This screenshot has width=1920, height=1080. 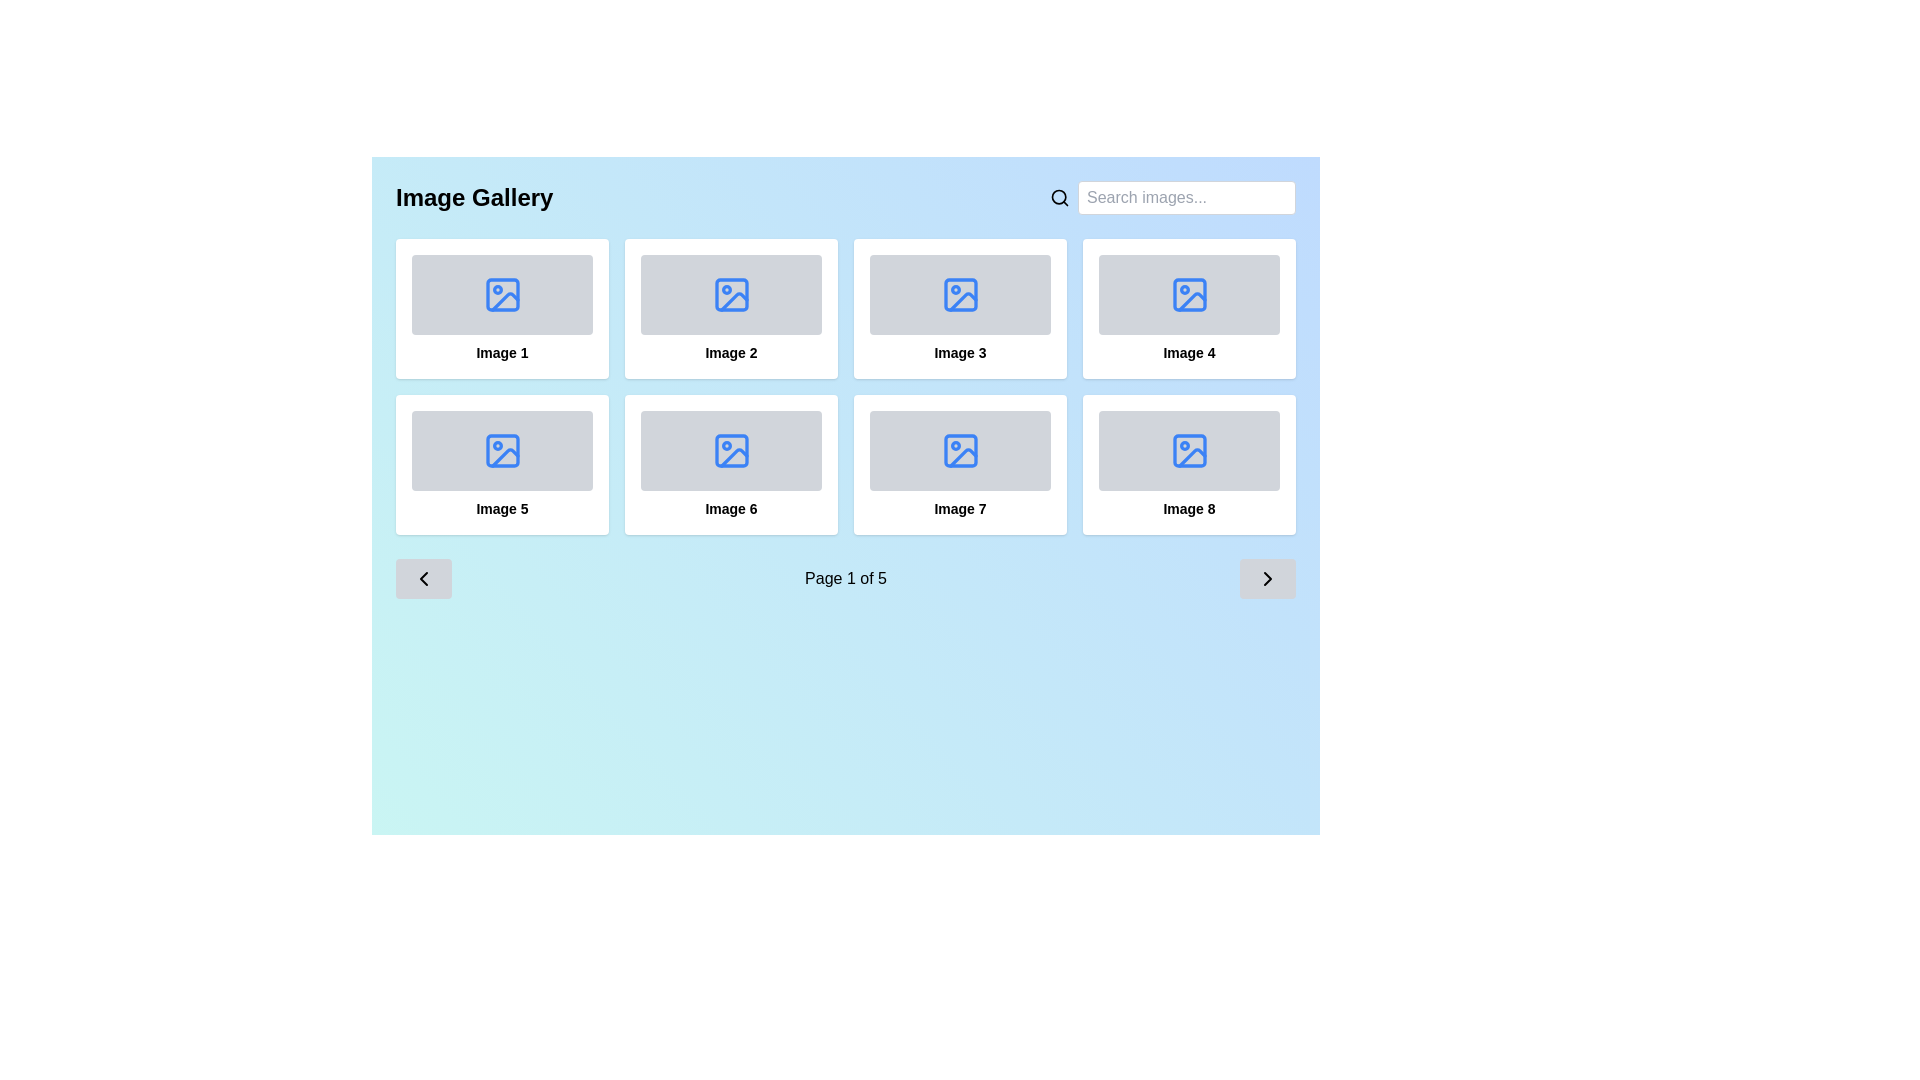 I want to click on text of the label 'Image 7' located beneath the seventh image in the grid, which is styled in bold and centered alignment, so click(x=960, y=508).